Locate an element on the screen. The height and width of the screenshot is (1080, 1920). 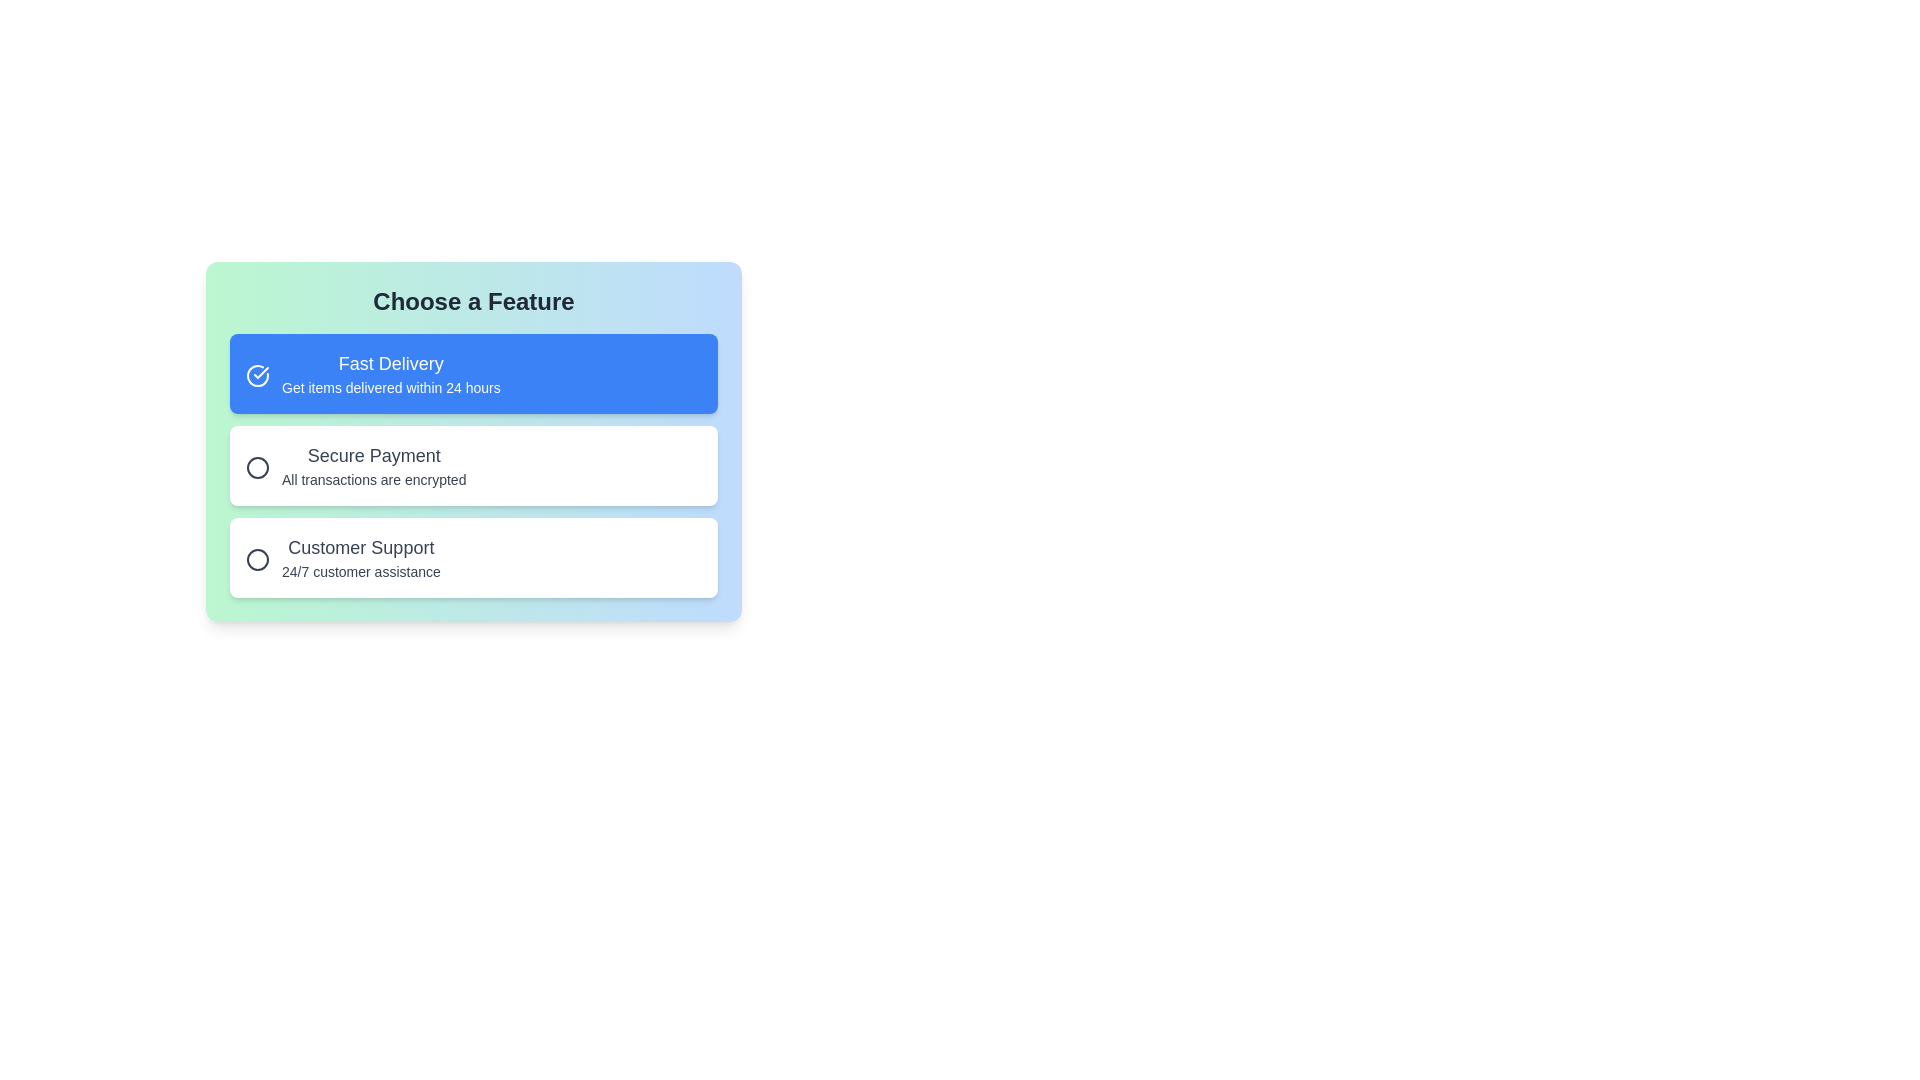
text block that contains the phrases 'Secure Payment' and 'All transactions are encrypted', located in the second option box below 'Fast Delivery' and above 'Customer Support' is located at coordinates (374, 466).